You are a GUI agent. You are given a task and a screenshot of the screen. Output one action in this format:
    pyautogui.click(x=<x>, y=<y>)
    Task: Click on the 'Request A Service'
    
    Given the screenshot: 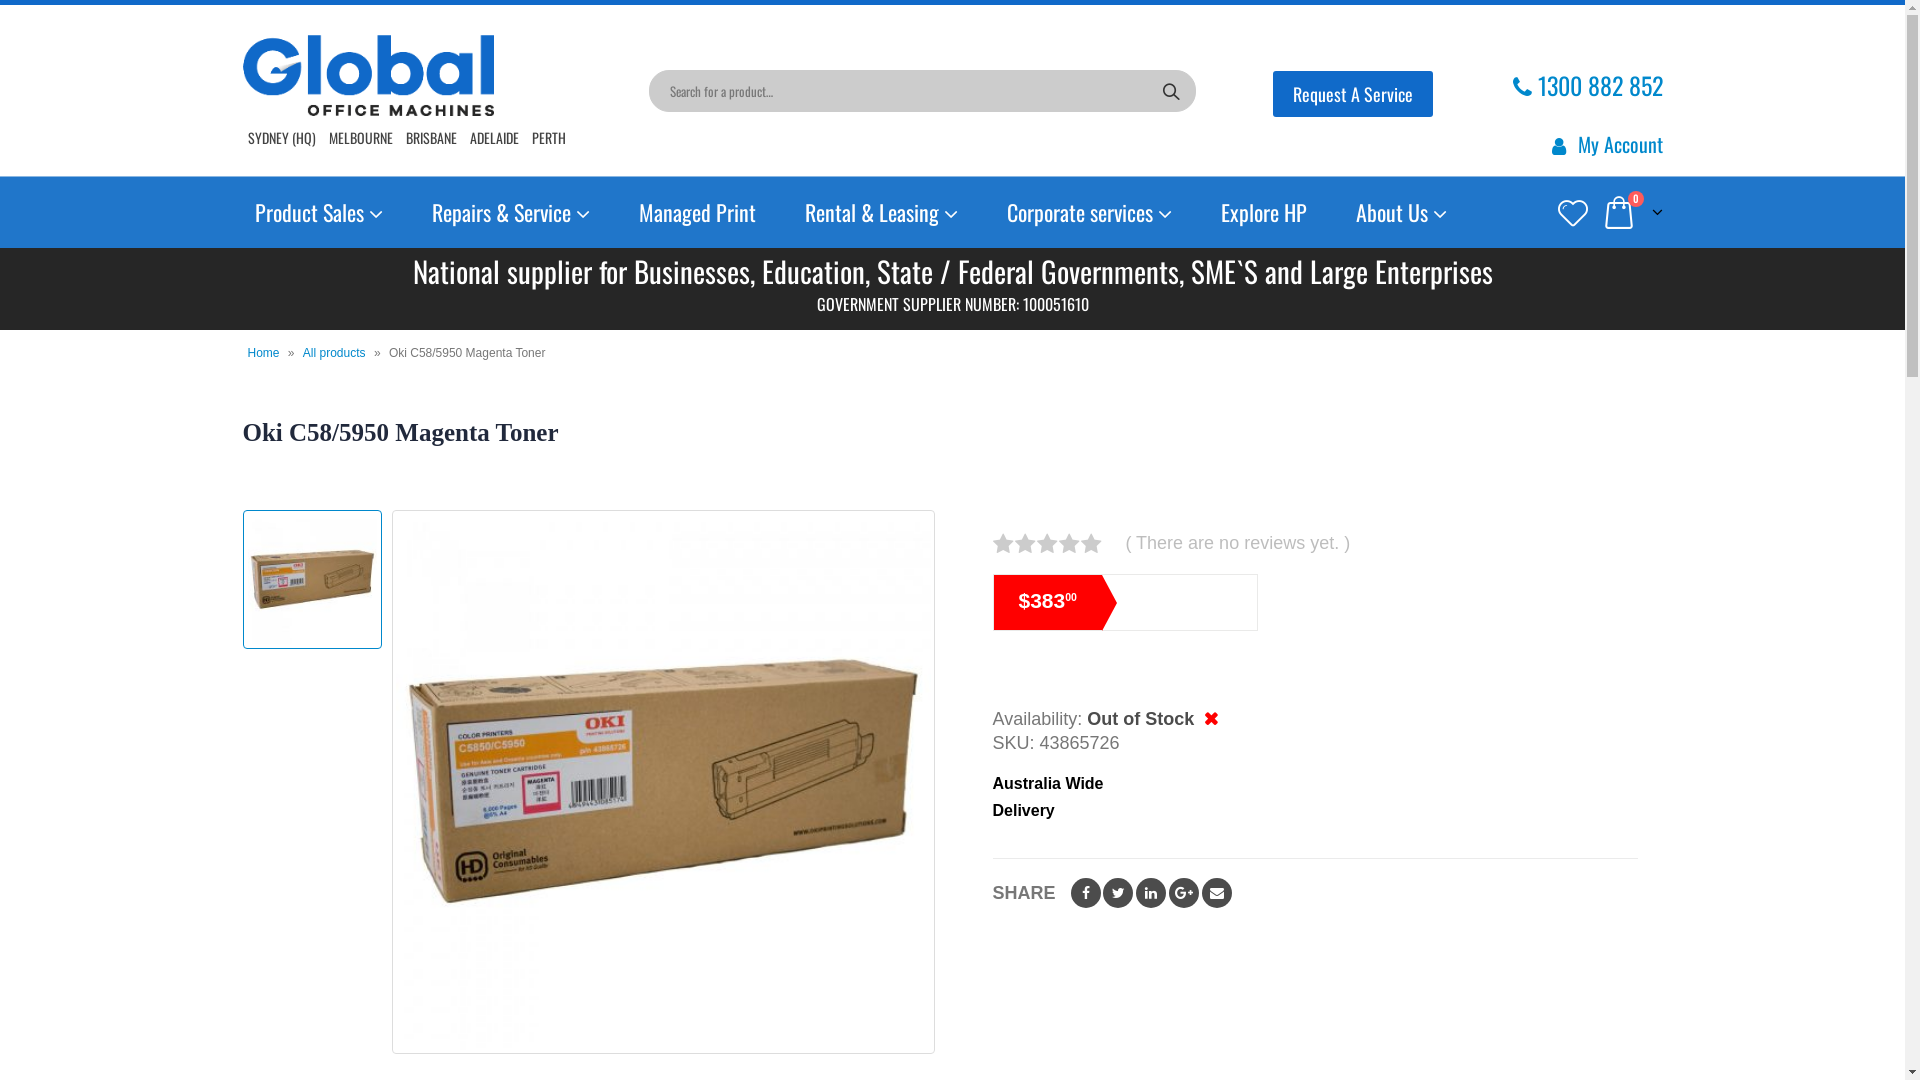 What is the action you would take?
    pyautogui.click(x=1352, y=93)
    